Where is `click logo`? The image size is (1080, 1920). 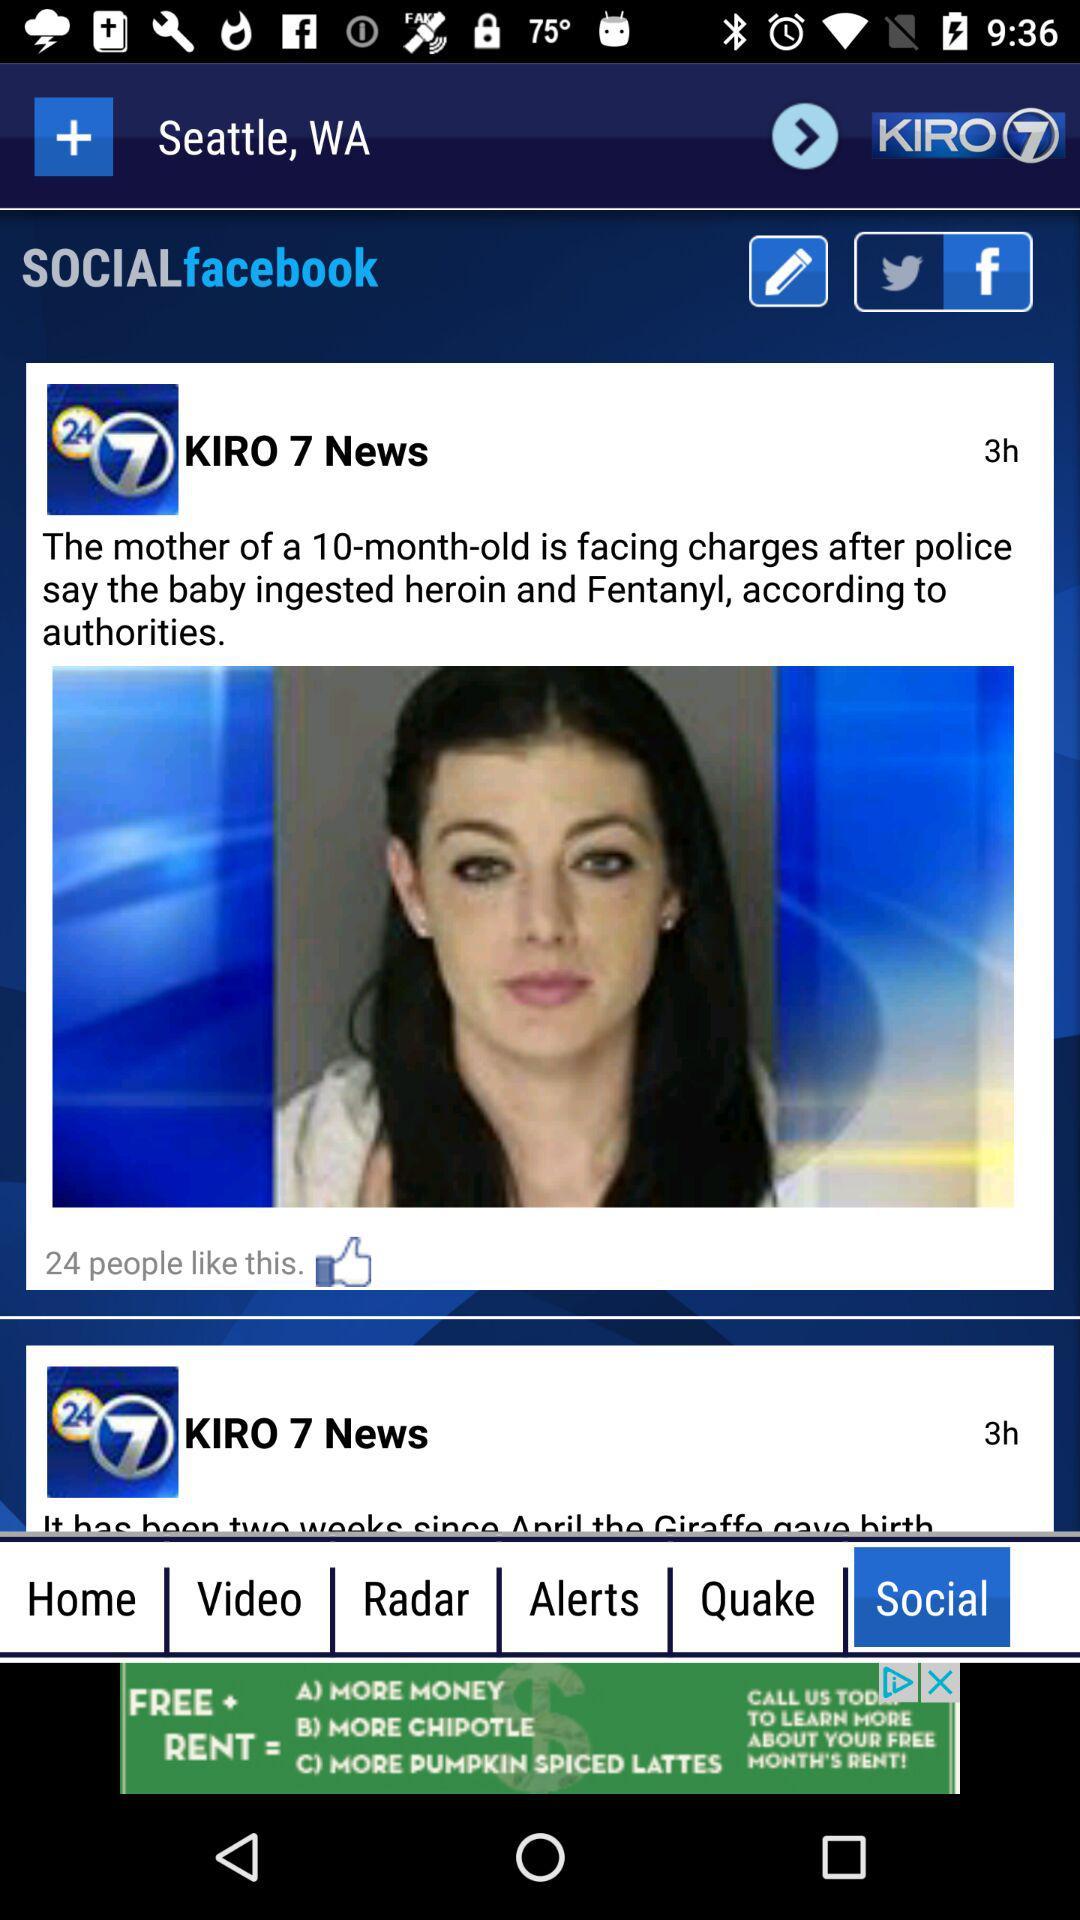 click logo is located at coordinates (967, 135).